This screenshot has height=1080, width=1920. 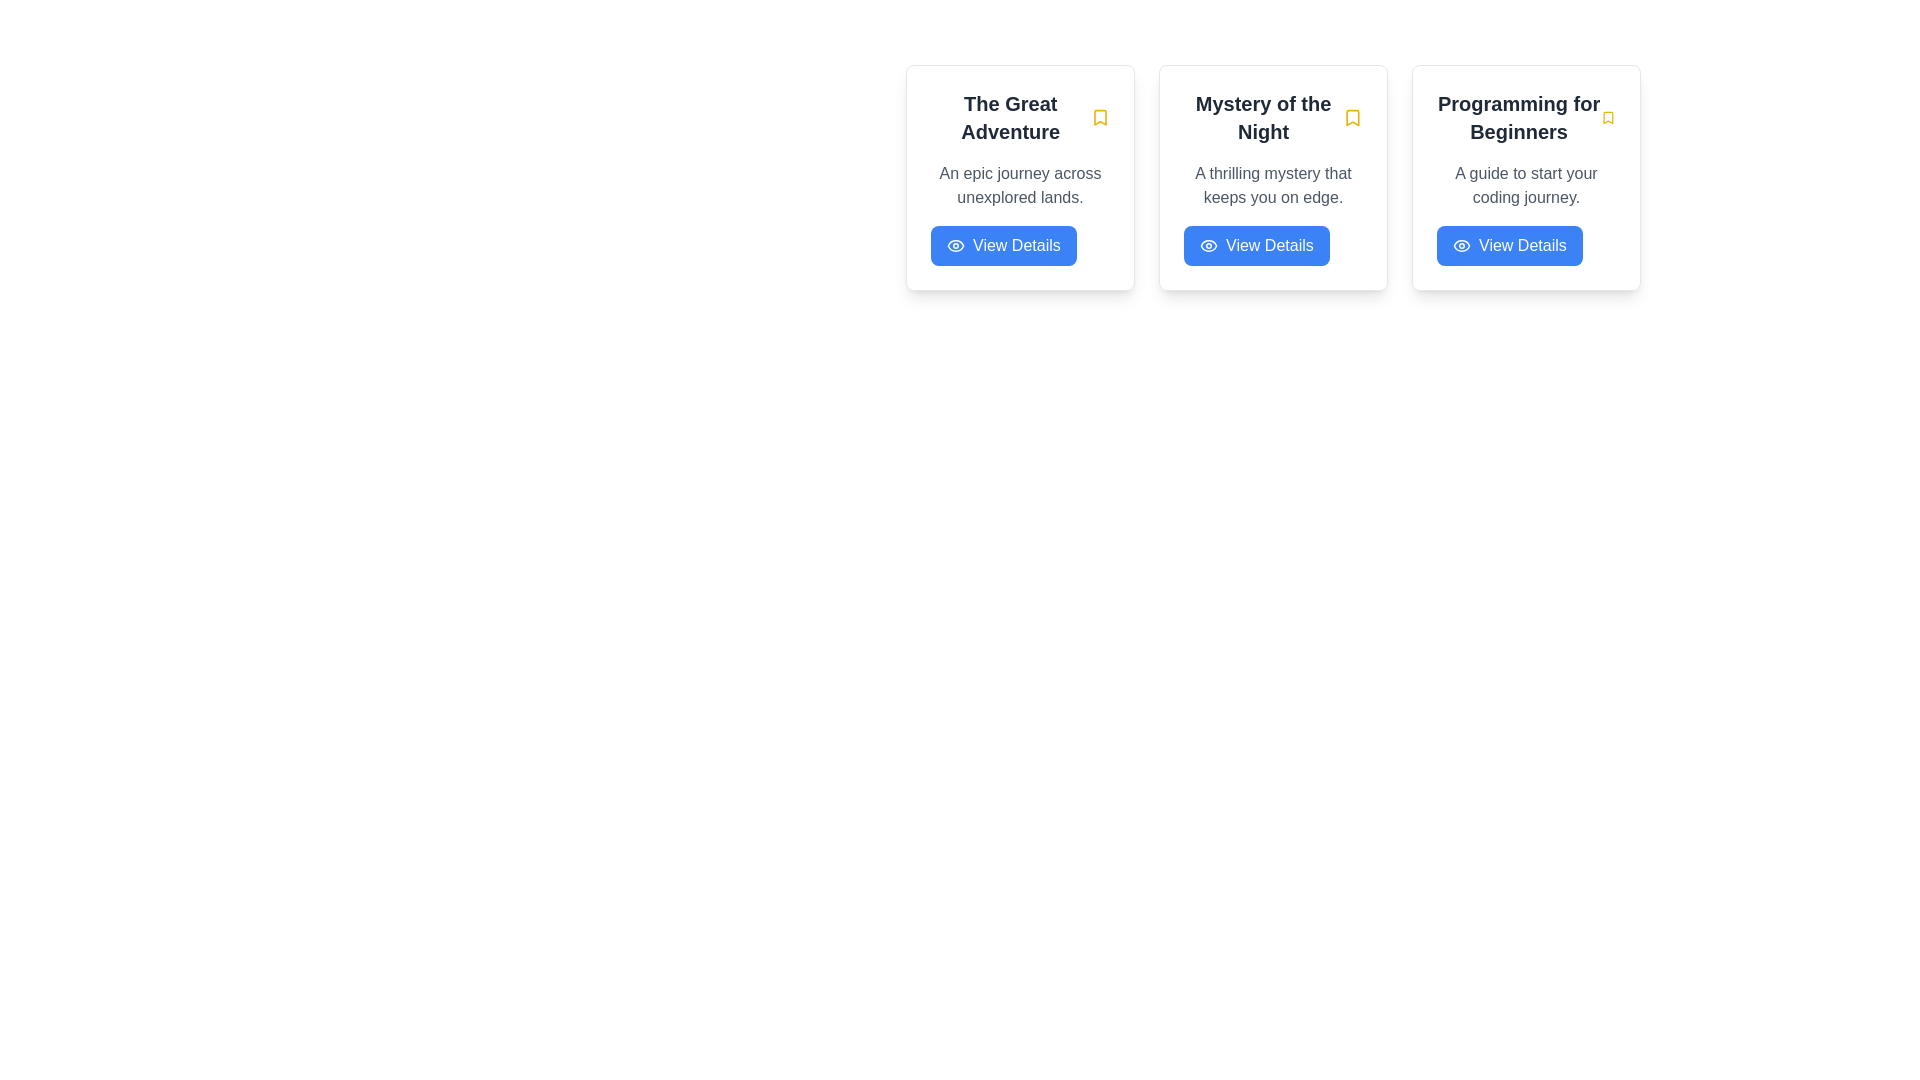 I want to click on the bookmark icon located to the right of the title text 'The Great Adventure', so click(x=1099, y=118).